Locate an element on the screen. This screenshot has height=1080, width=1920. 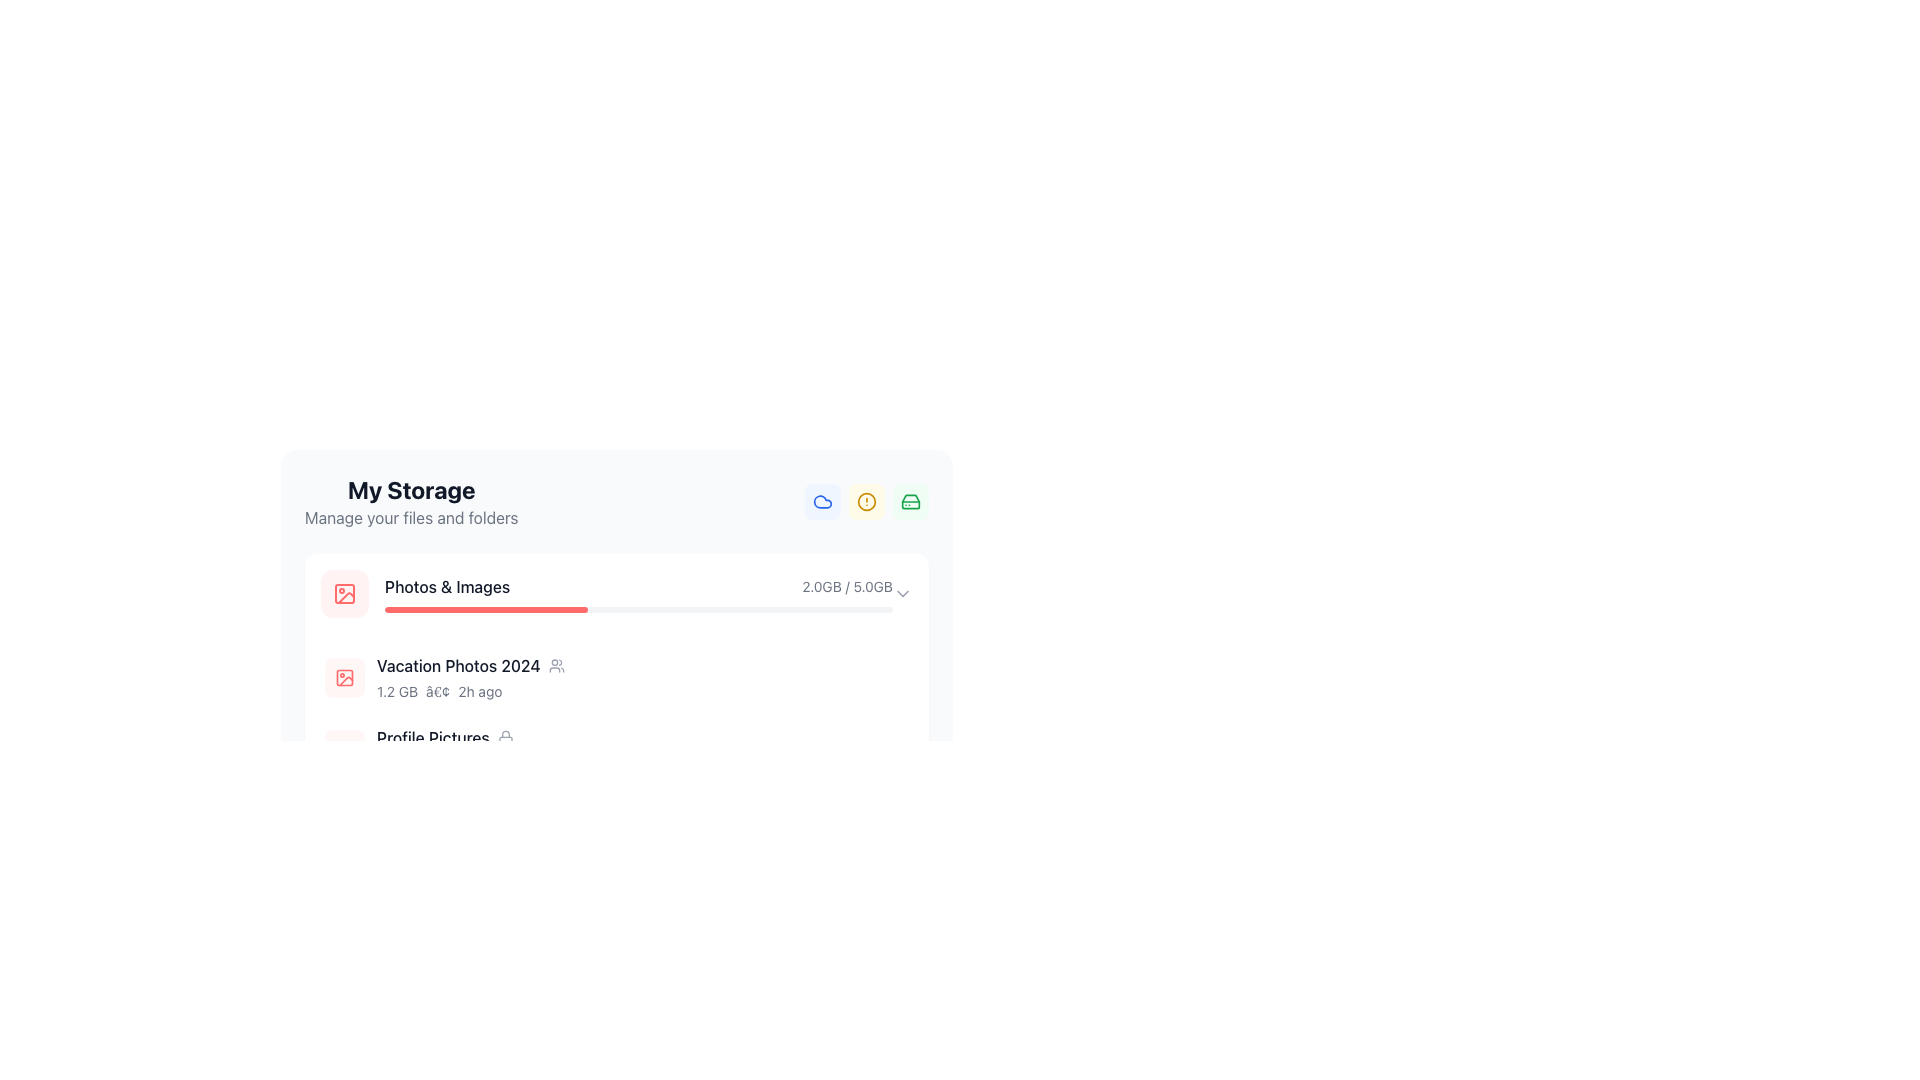
the static text label displaying the size of the file or folder for 'Vacation Photos 2024', which is positioned to the left of the middle dot symbol (•) and the text '2h ago' is located at coordinates (397, 690).